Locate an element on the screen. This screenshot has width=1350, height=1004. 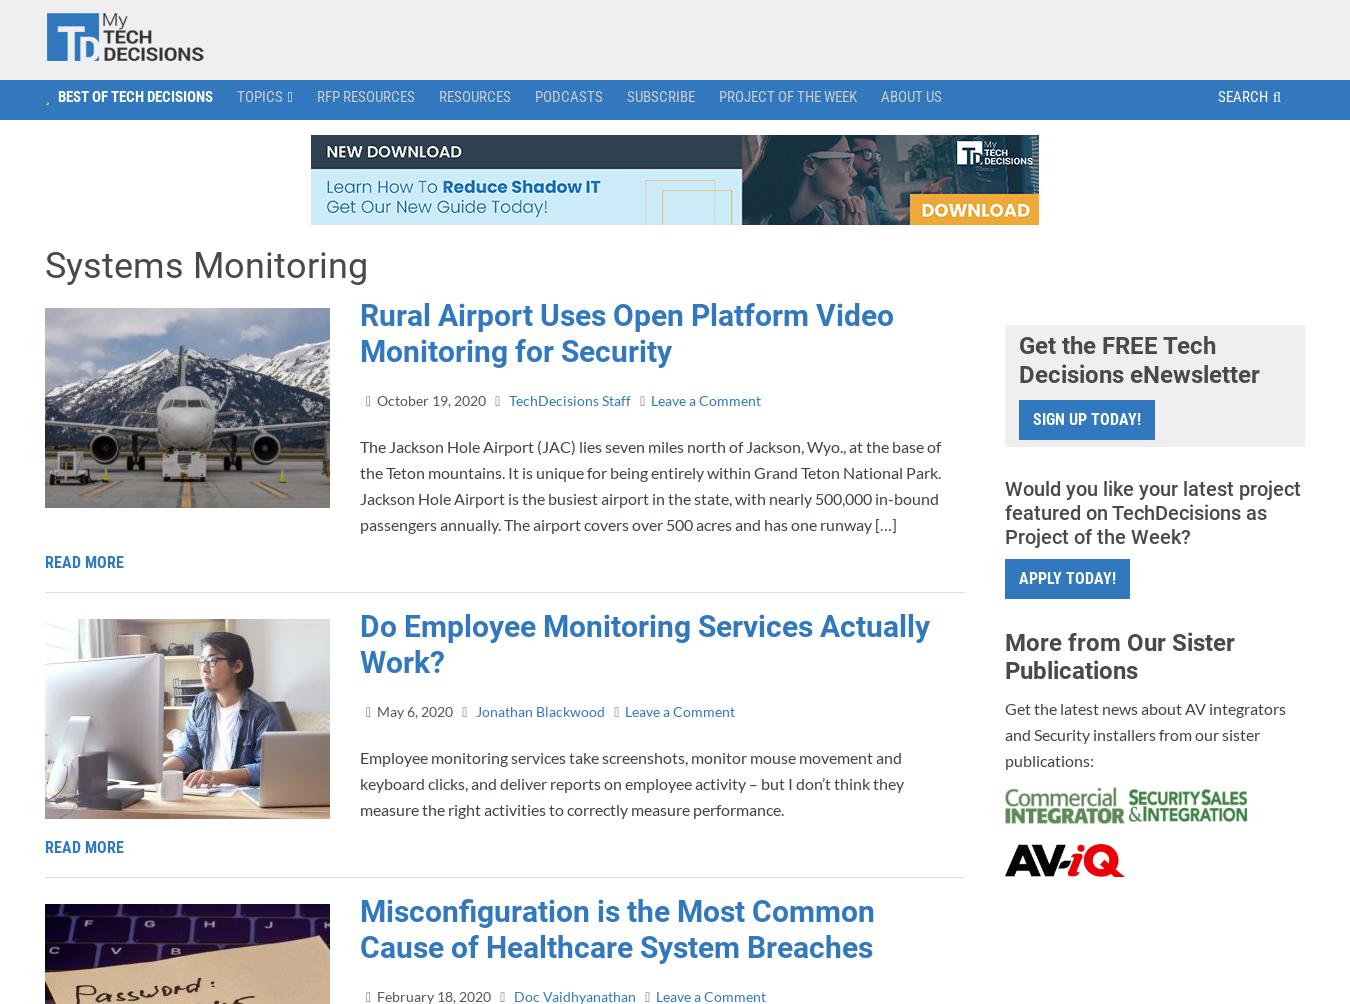
'The Jackson Hole Airport (JAC) lies seven miles north of Jackson, Wyo., at the base of the Teton mountains. It is unique for being entirely within Grand Teton National Park. Jackson Hole Airport is the busiest airport in the state, with nearly 500,000 in-bound passengers annually. The airport covers over 500 acres and has one runway […]' is located at coordinates (650, 483).